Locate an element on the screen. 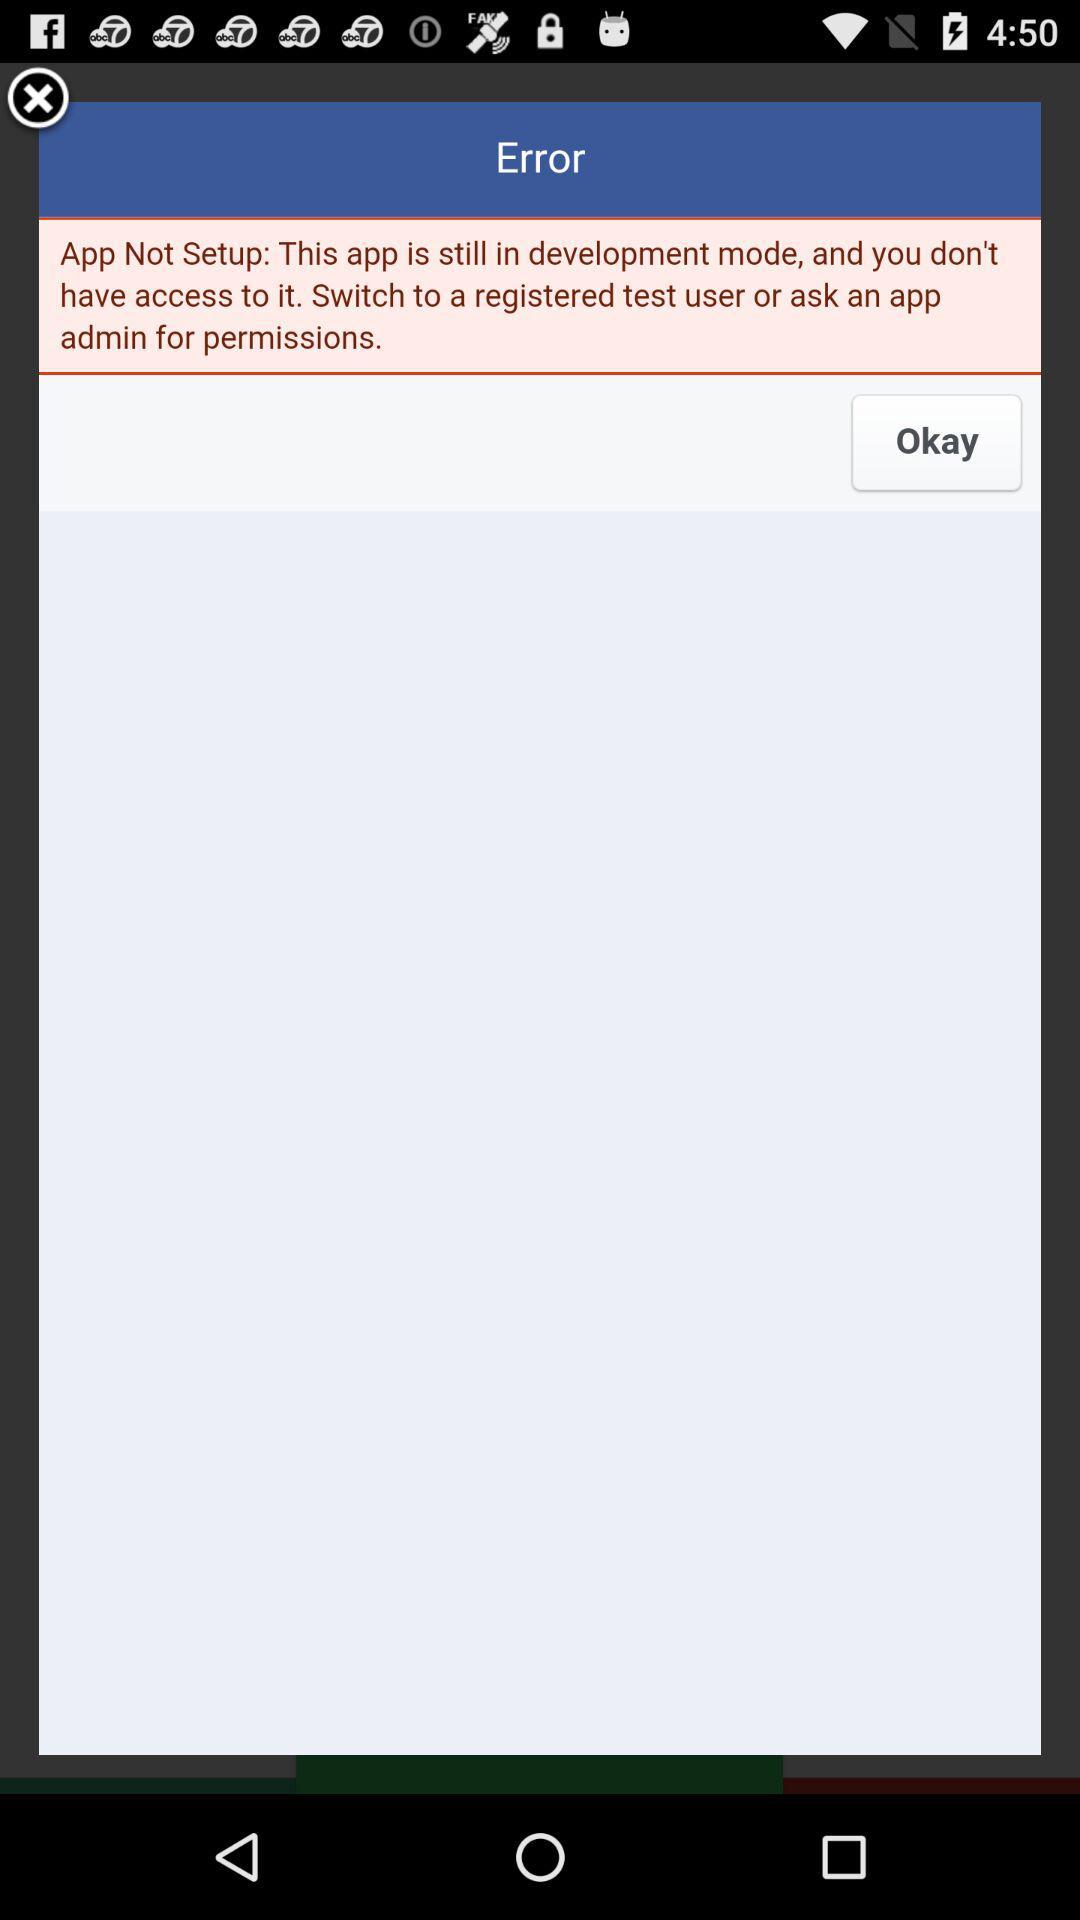  close is located at coordinates (38, 100).